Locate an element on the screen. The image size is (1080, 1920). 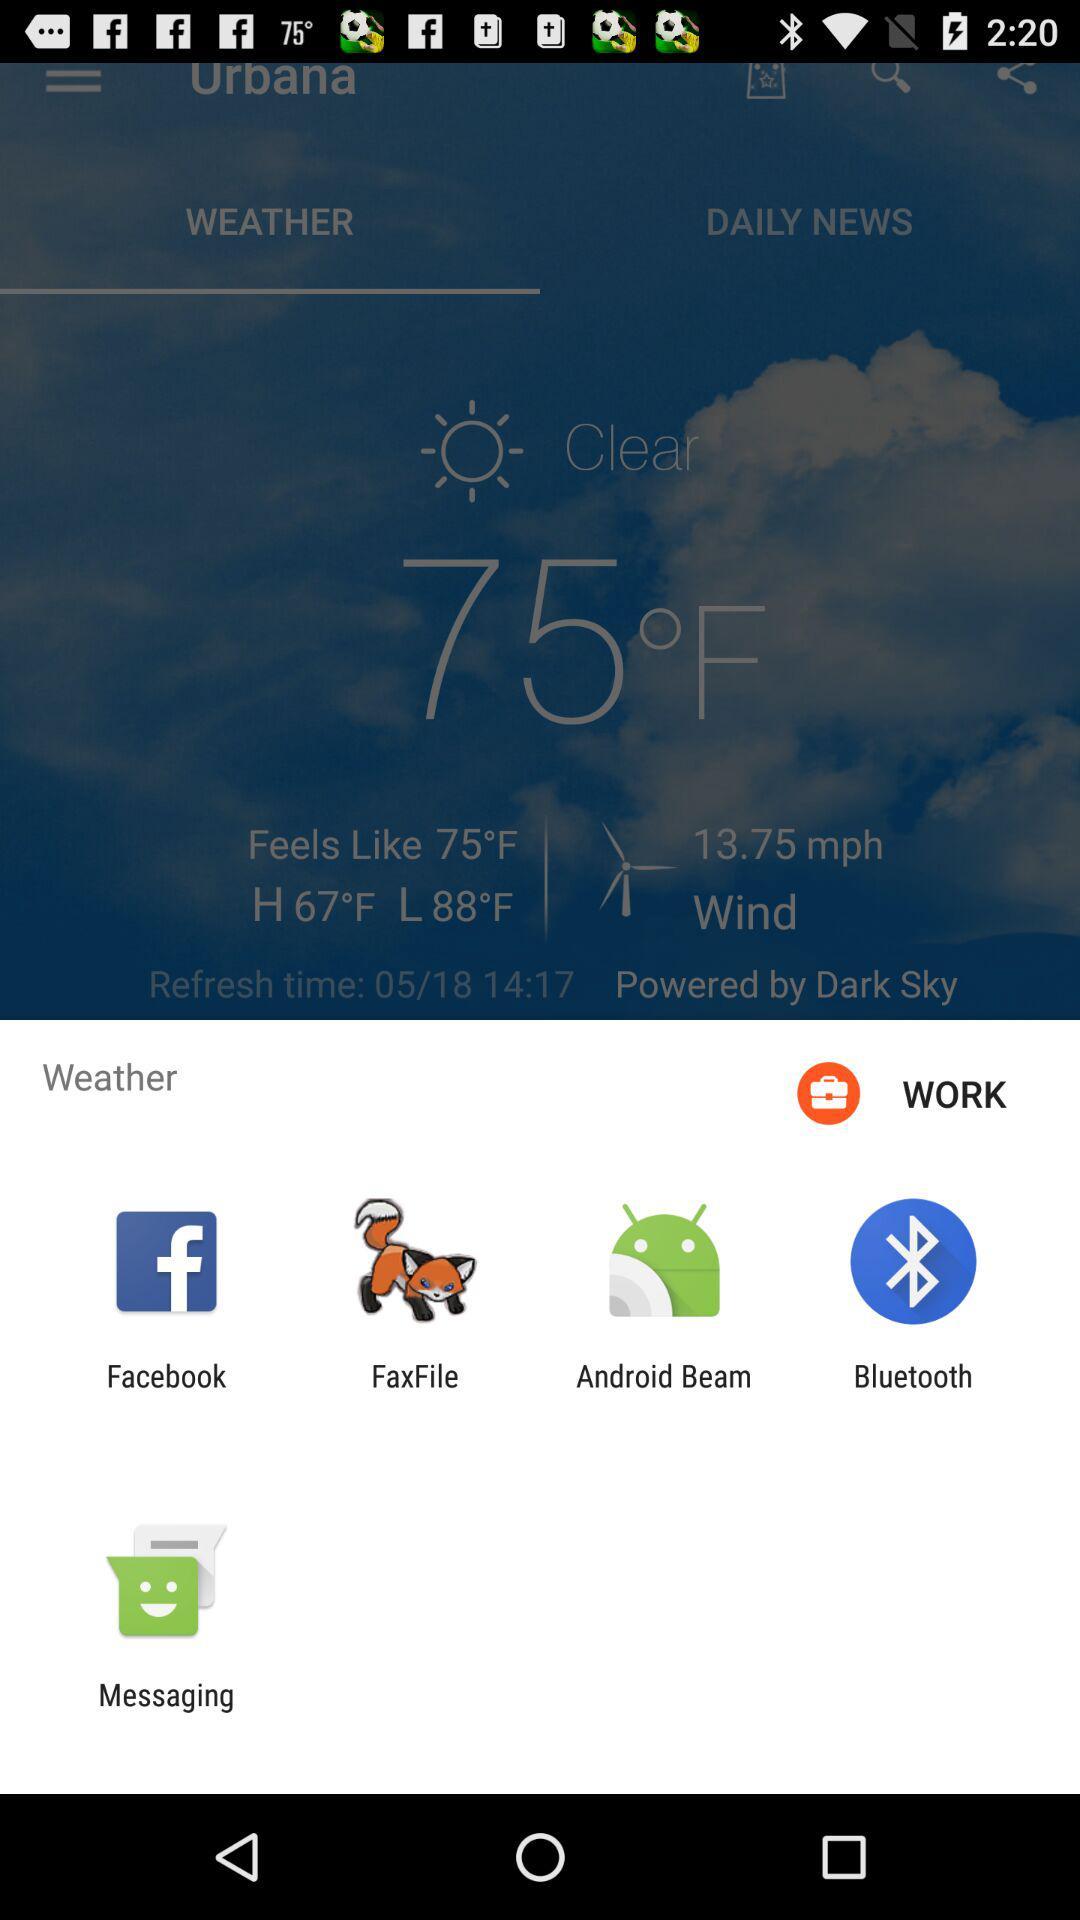
messaging icon is located at coordinates (165, 1711).